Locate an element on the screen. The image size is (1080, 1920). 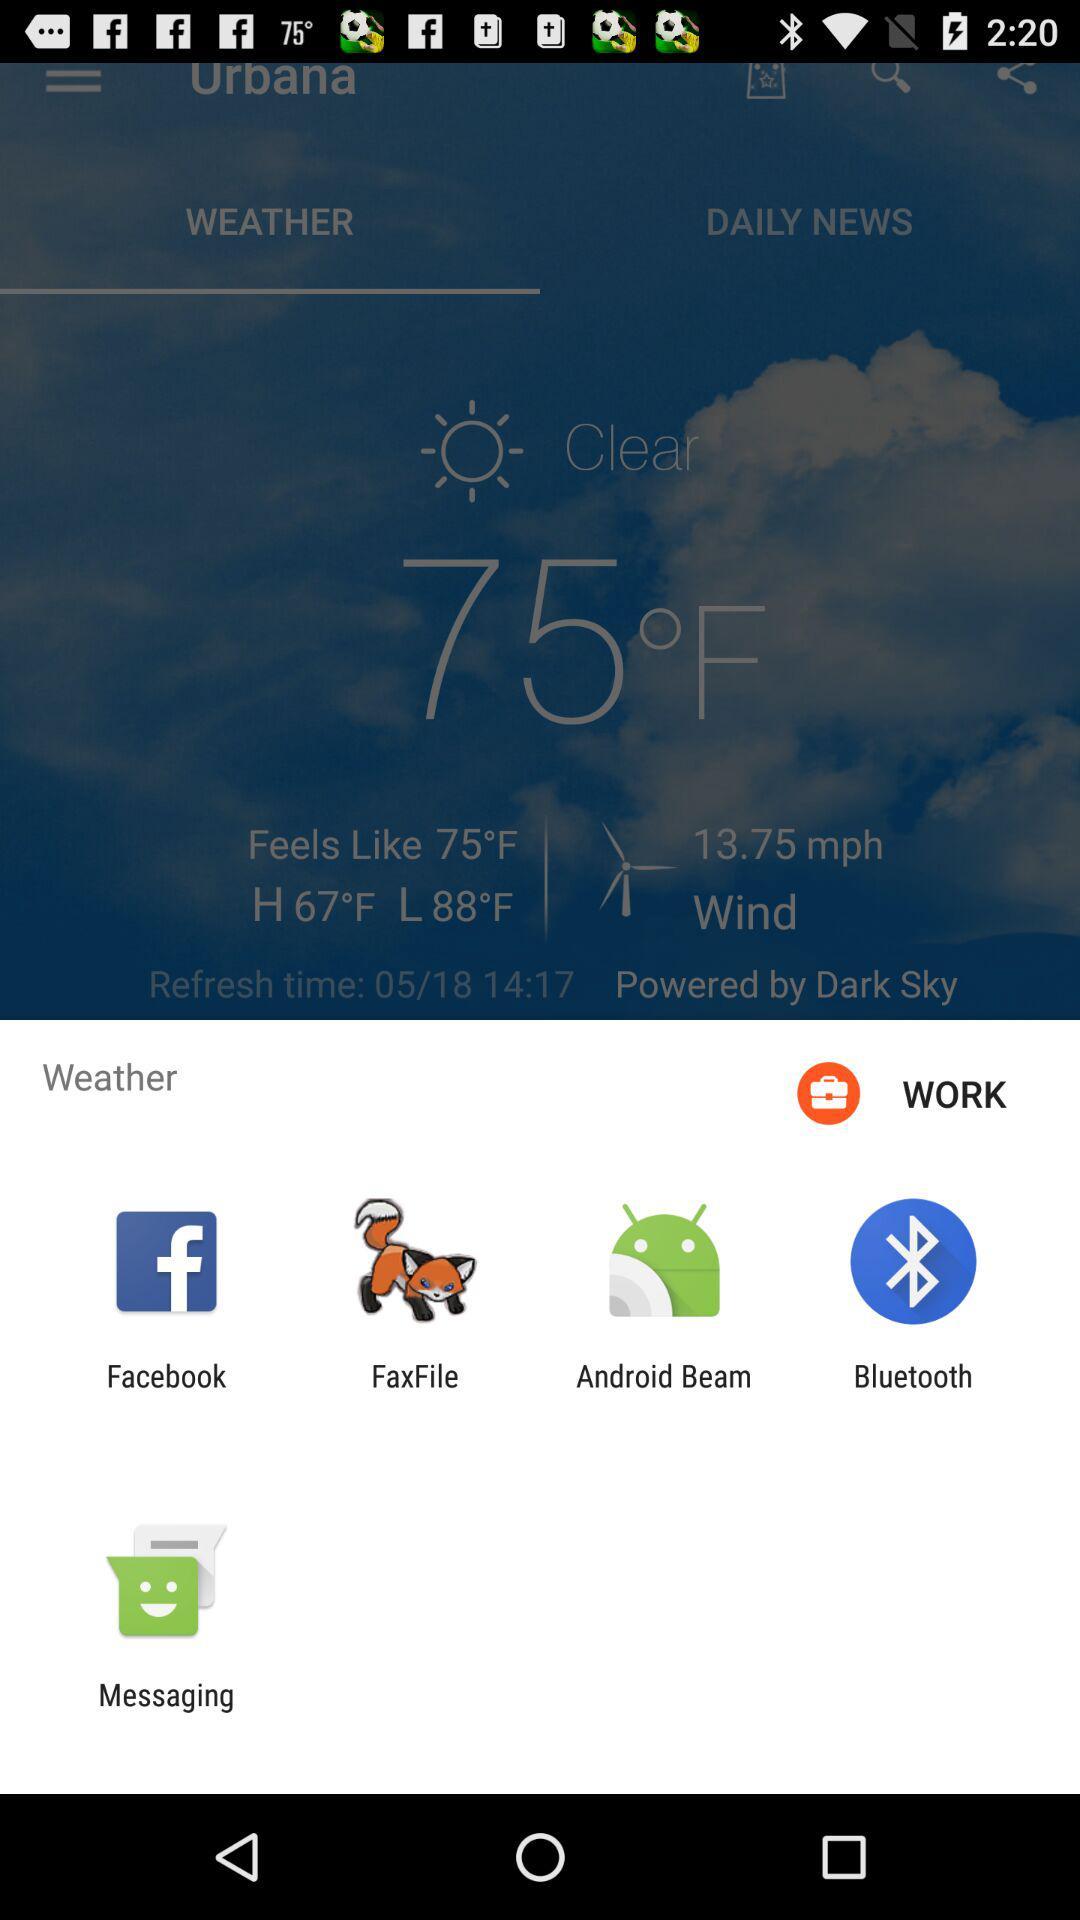
messaging icon is located at coordinates (165, 1711).